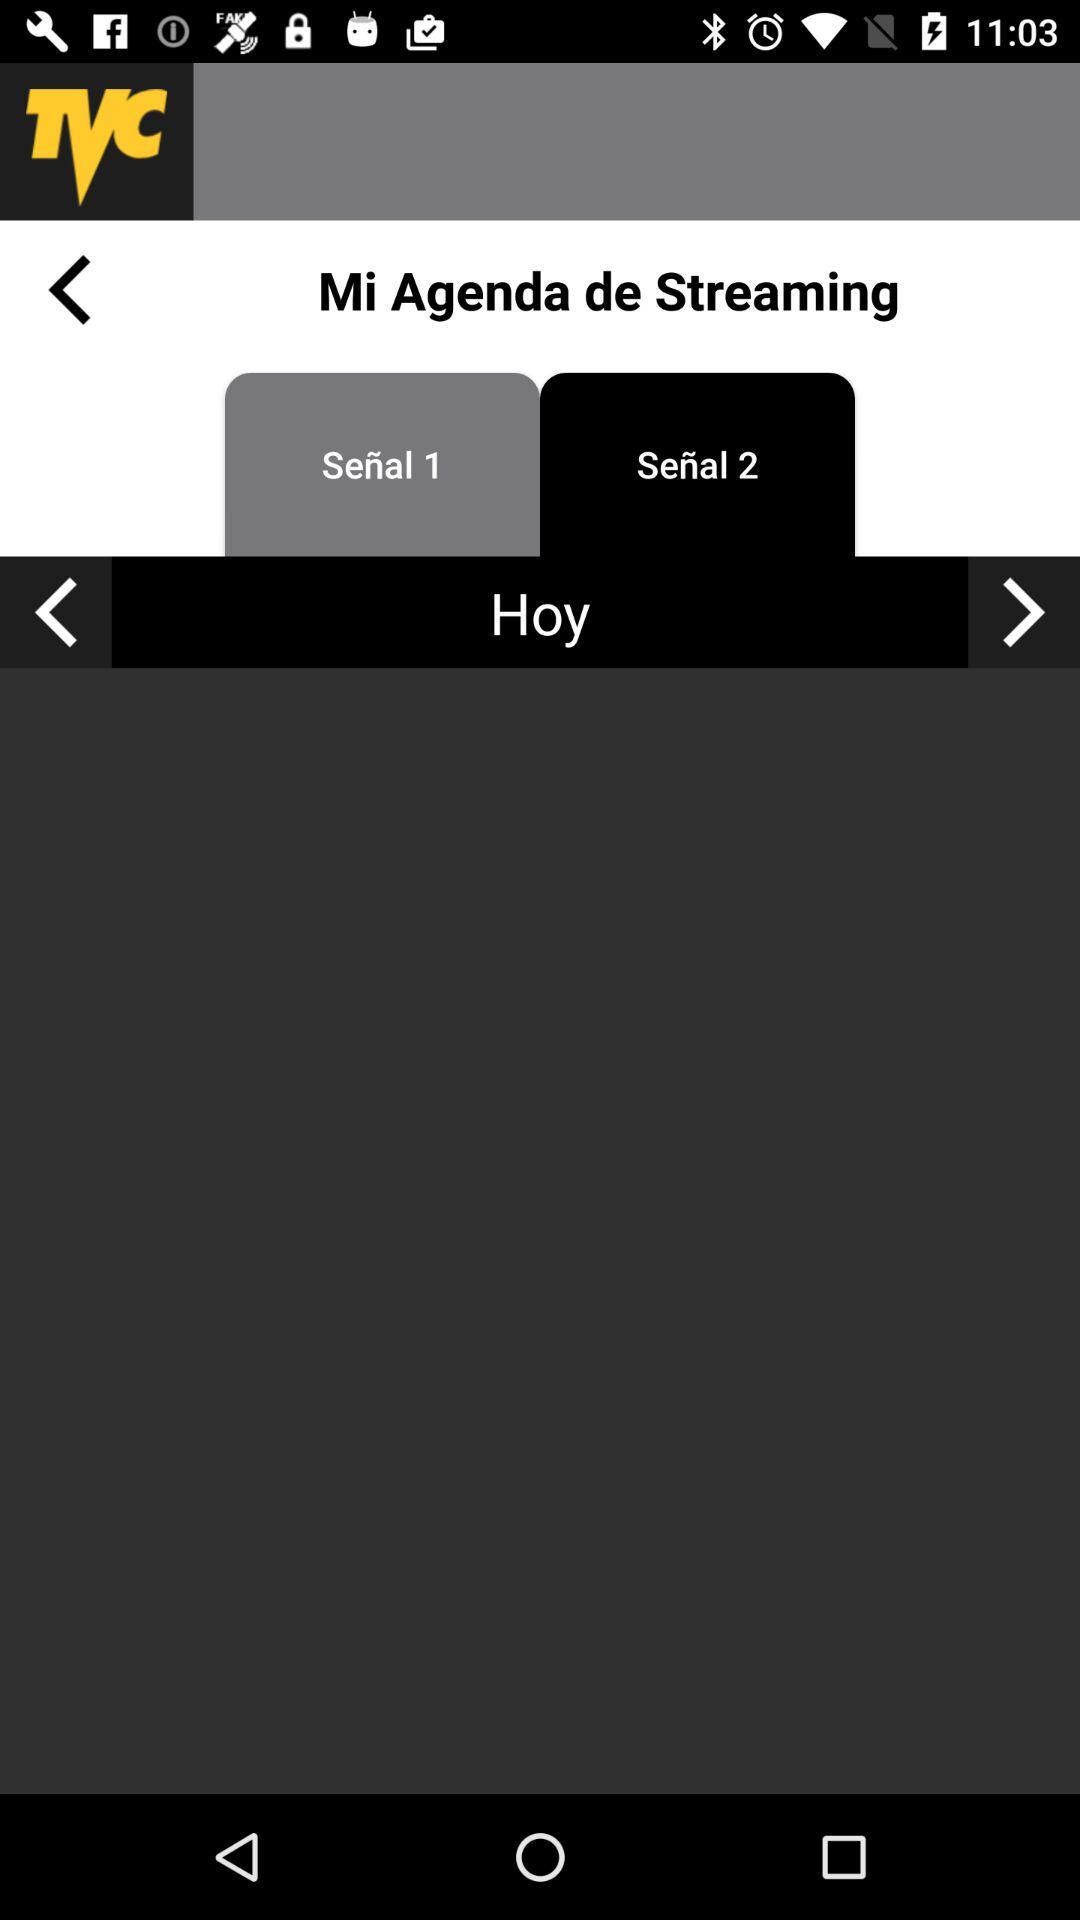  I want to click on icon next to hoy app, so click(1024, 611).